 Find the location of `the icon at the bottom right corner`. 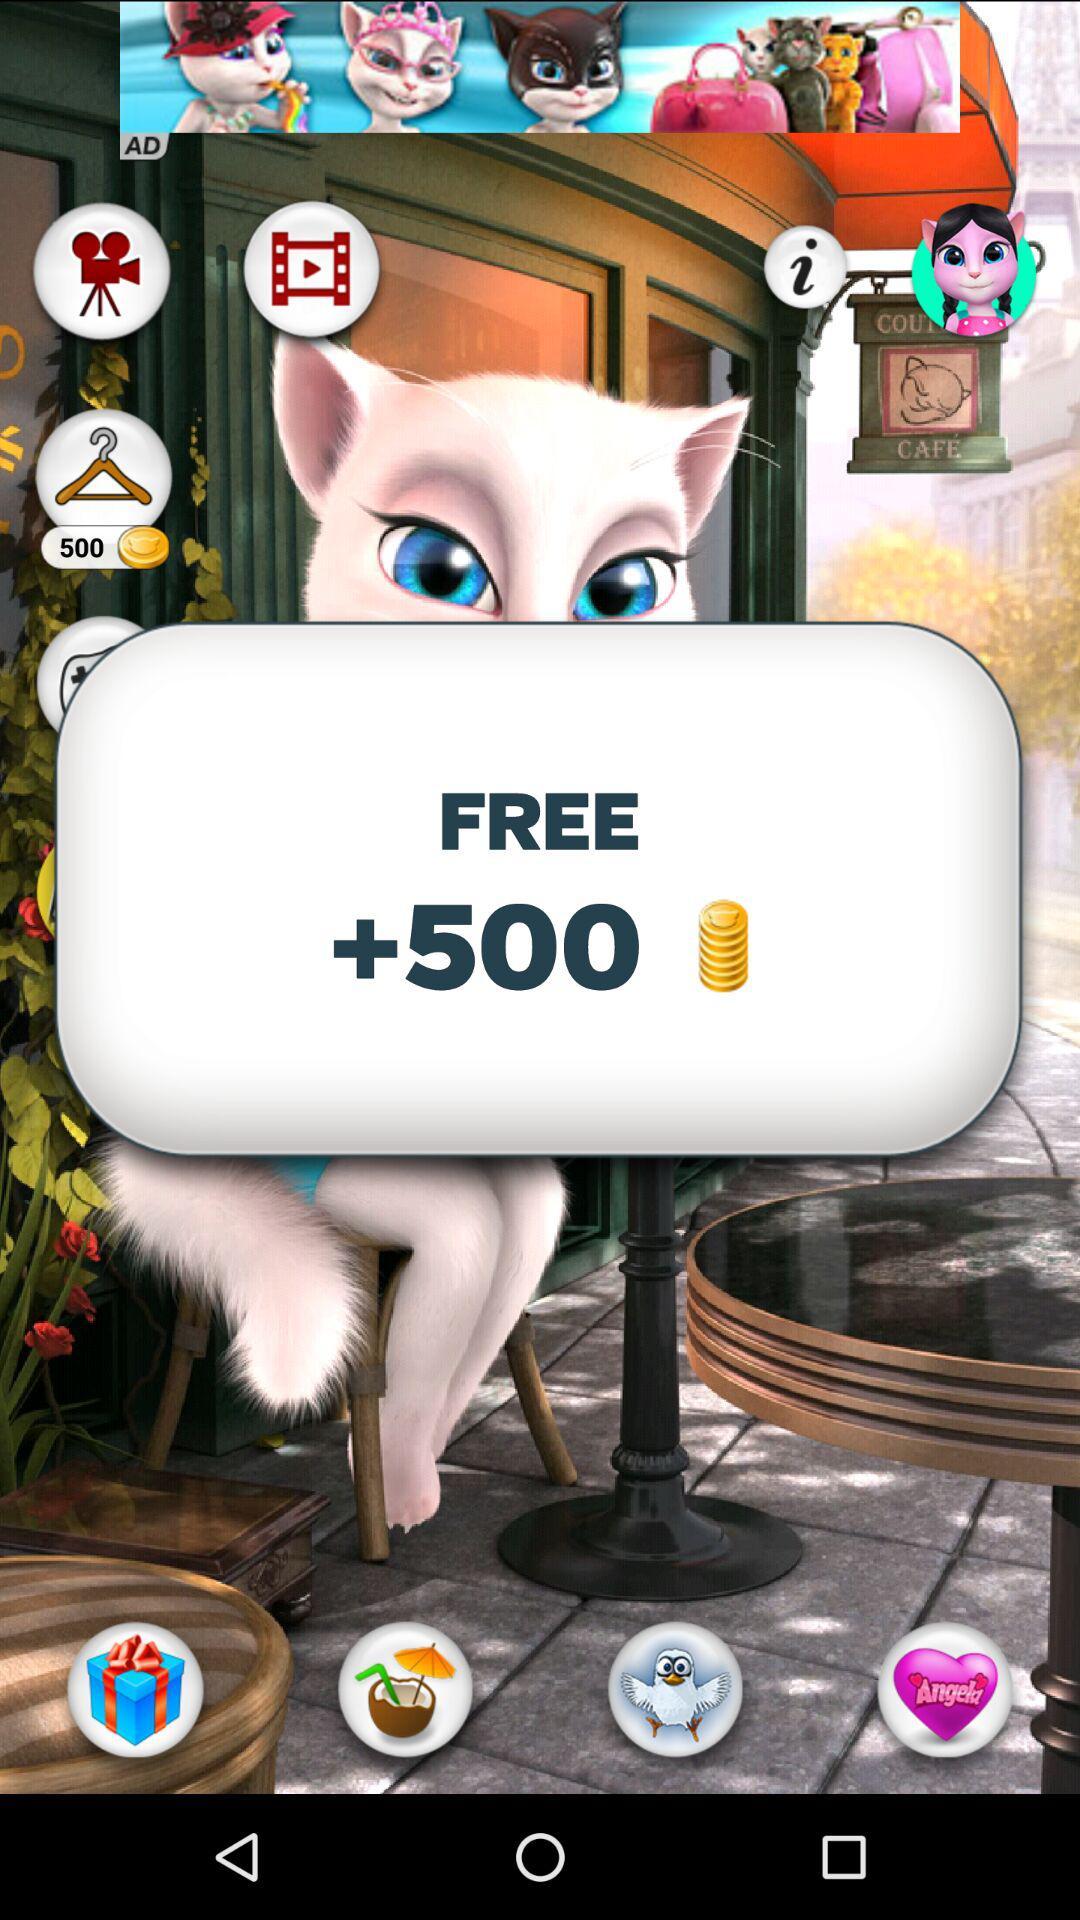

the icon at the bottom right corner is located at coordinates (945, 1688).